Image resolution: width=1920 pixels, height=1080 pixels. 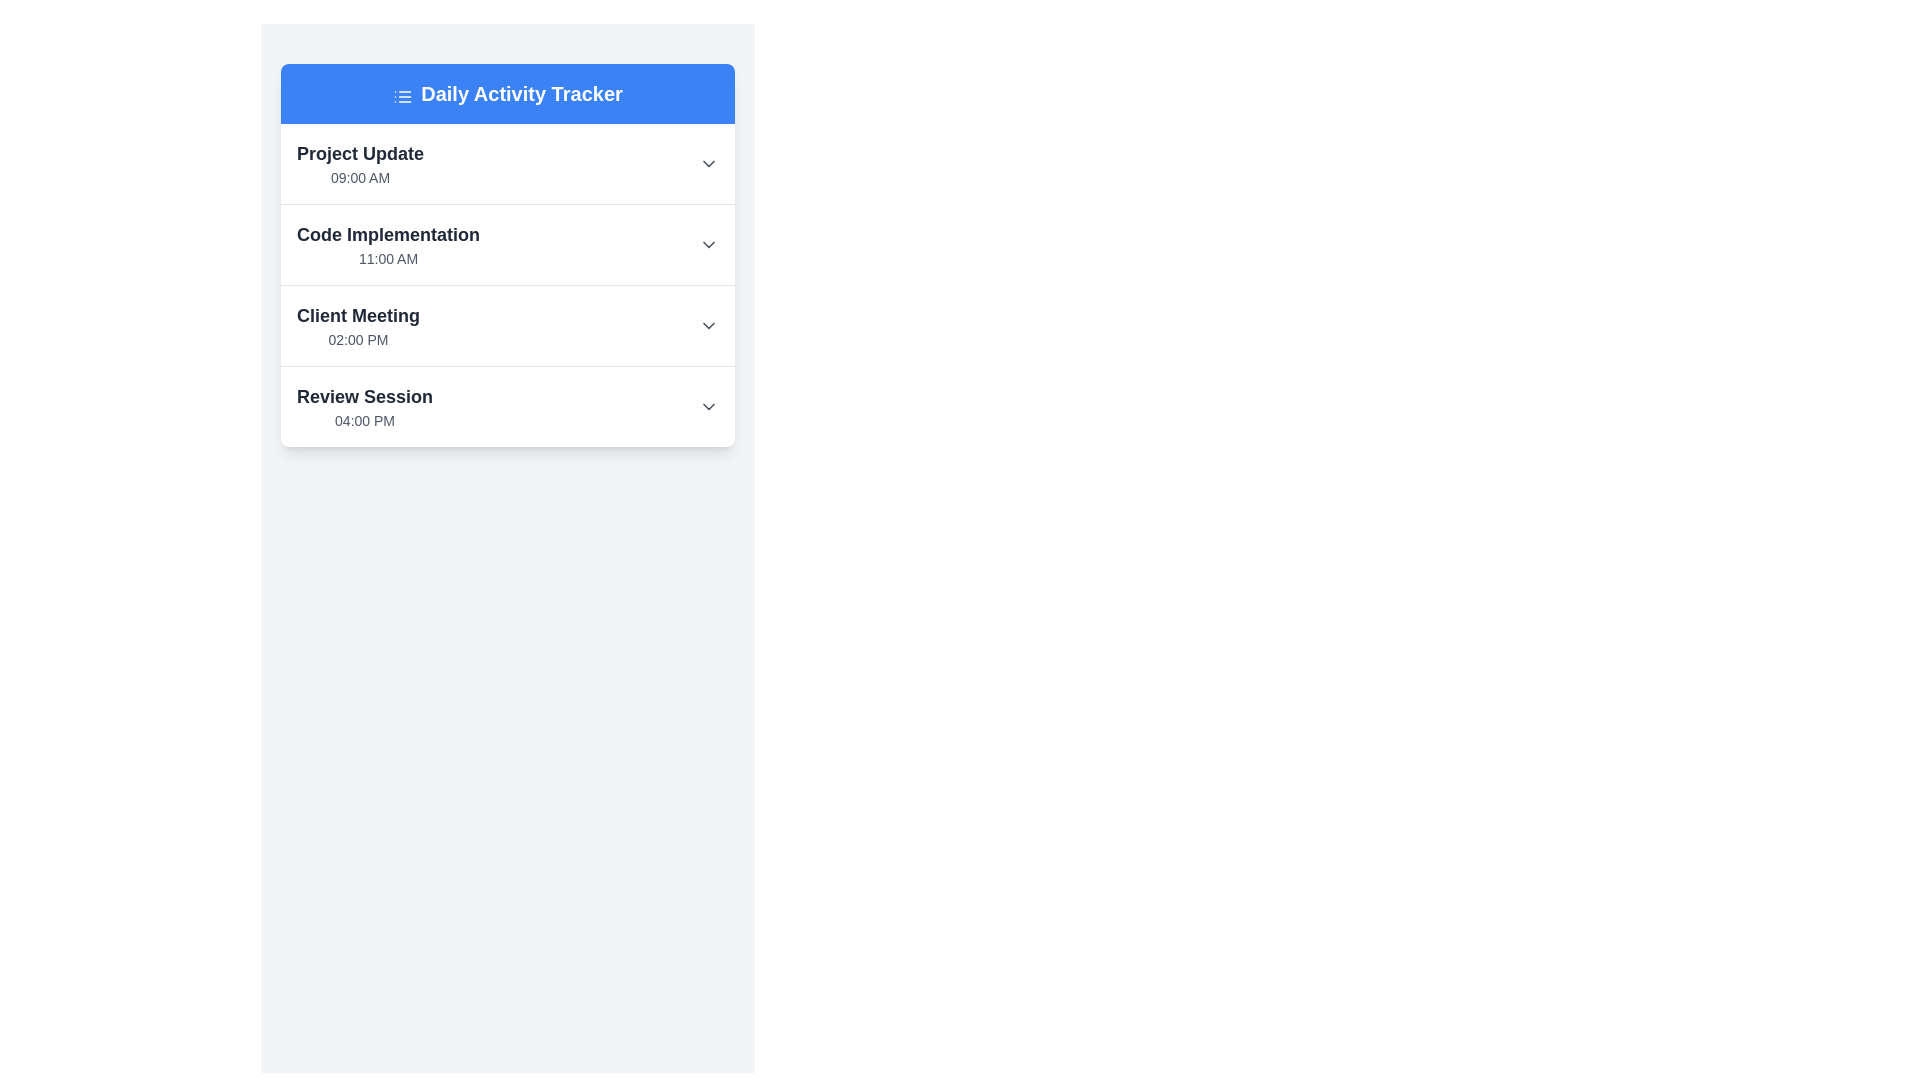 What do you see at coordinates (508, 244) in the screenshot?
I see `the second list item of scheduled activities` at bounding box center [508, 244].